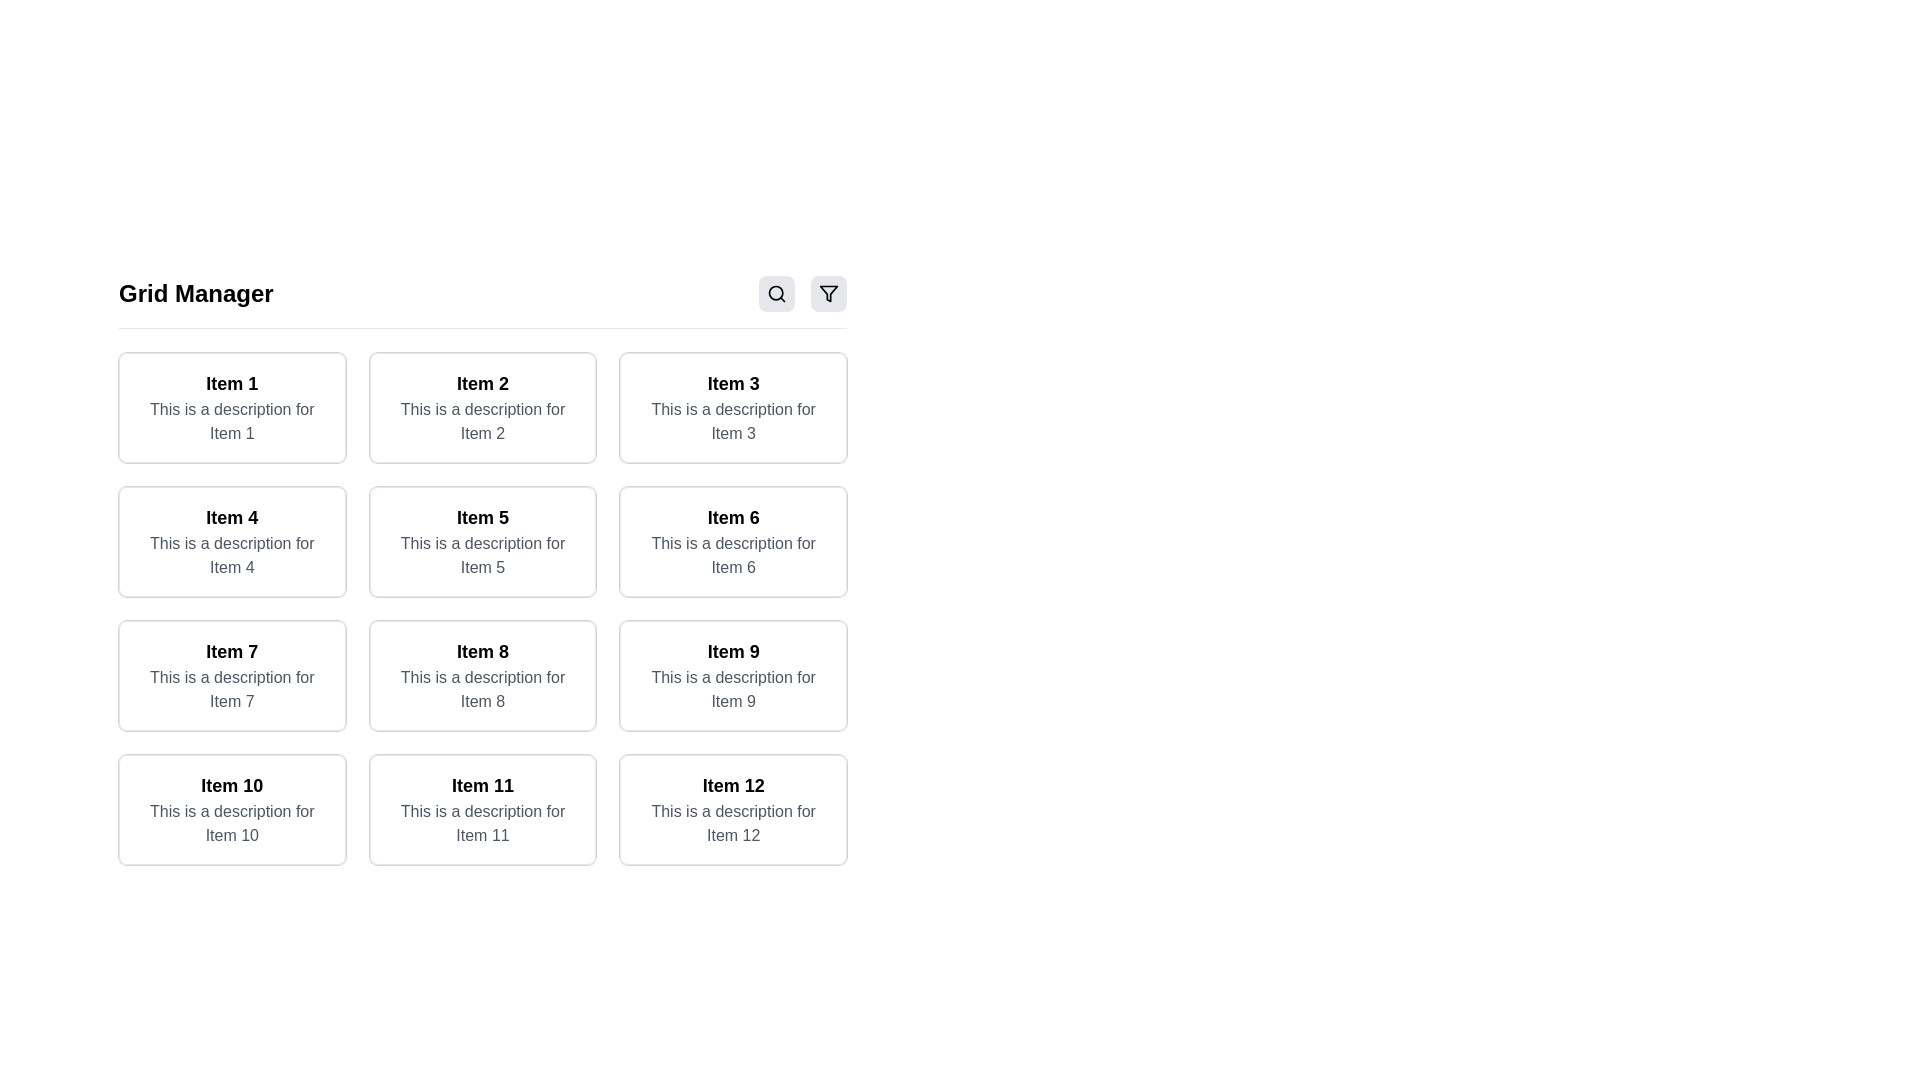  I want to click on the filter tool icon located in the top-right section of the toolbar, which is the second icon from the left, so click(829, 293).